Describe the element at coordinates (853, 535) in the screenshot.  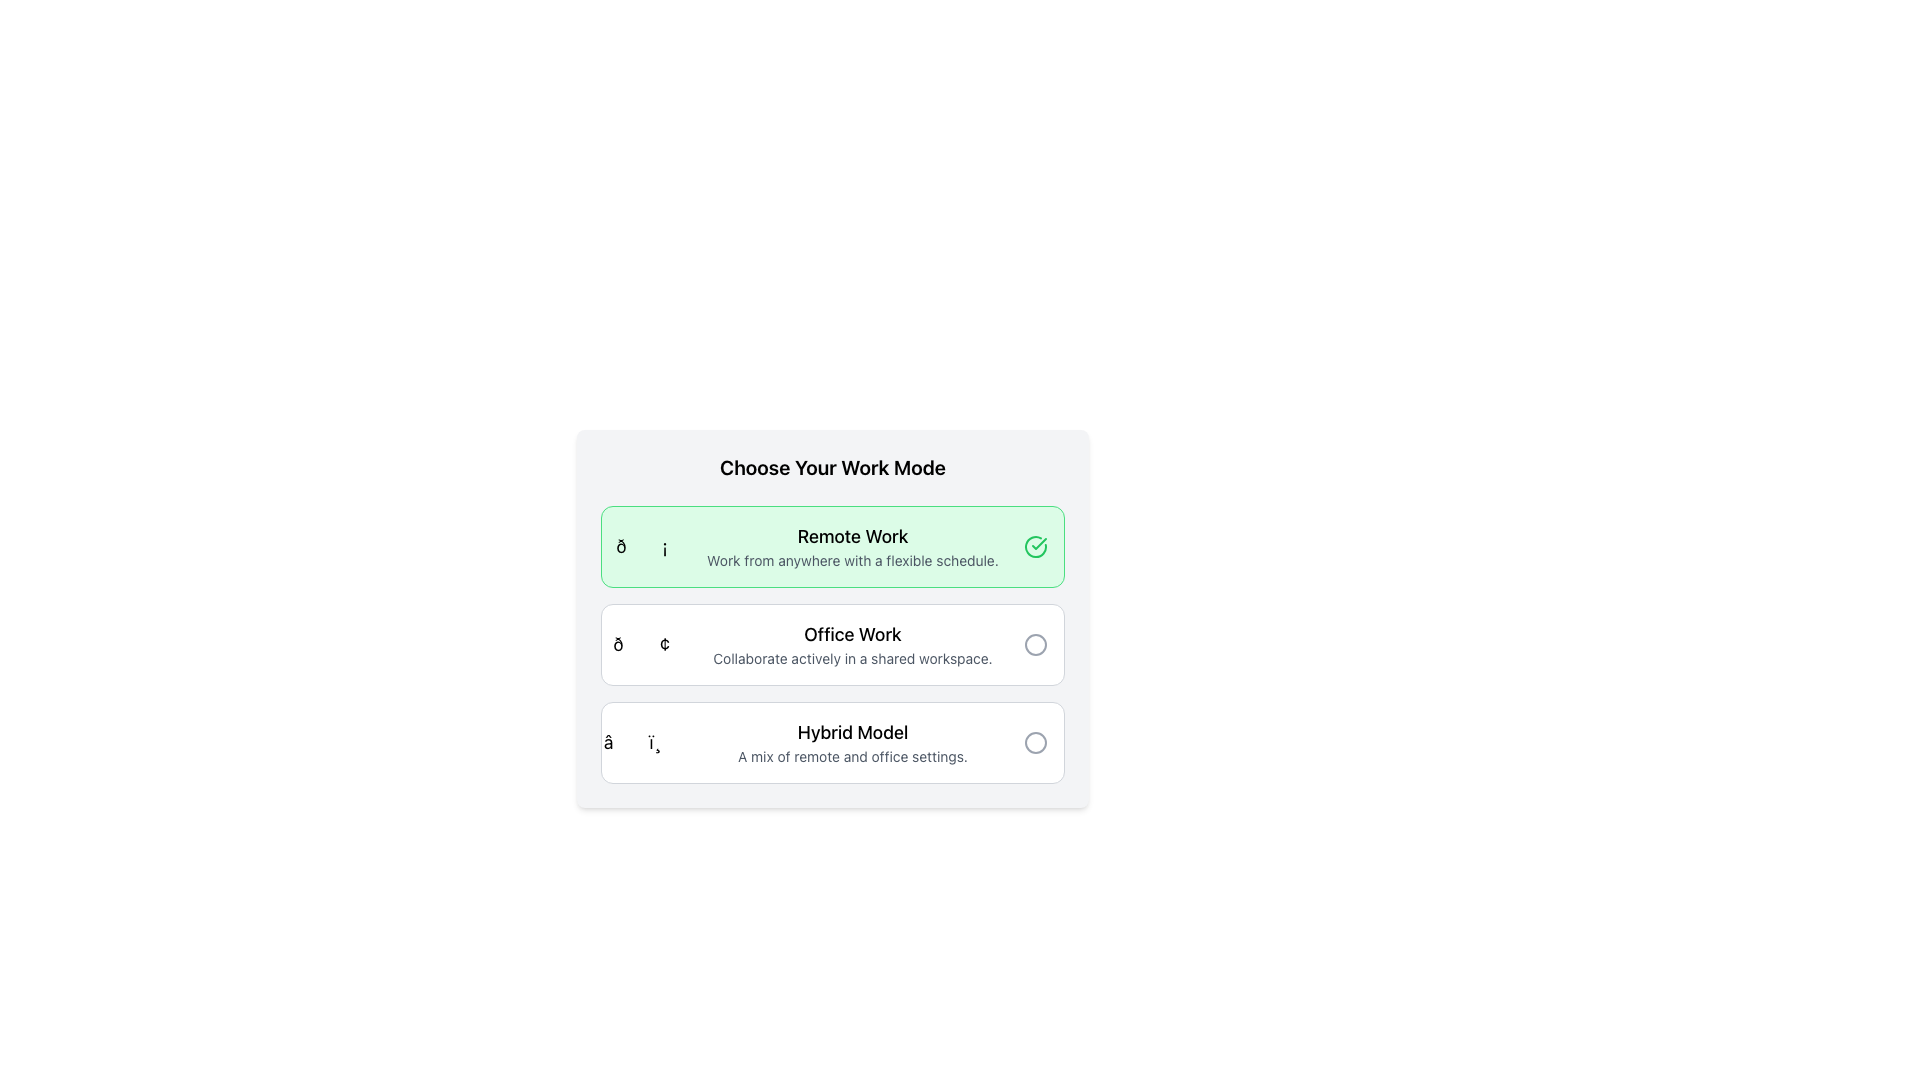
I see `the text label that identifies the first selectable work mode option, which is positioned above the smaller text line that reads 'Work from anywhere with a flexible schedule.'` at that location.